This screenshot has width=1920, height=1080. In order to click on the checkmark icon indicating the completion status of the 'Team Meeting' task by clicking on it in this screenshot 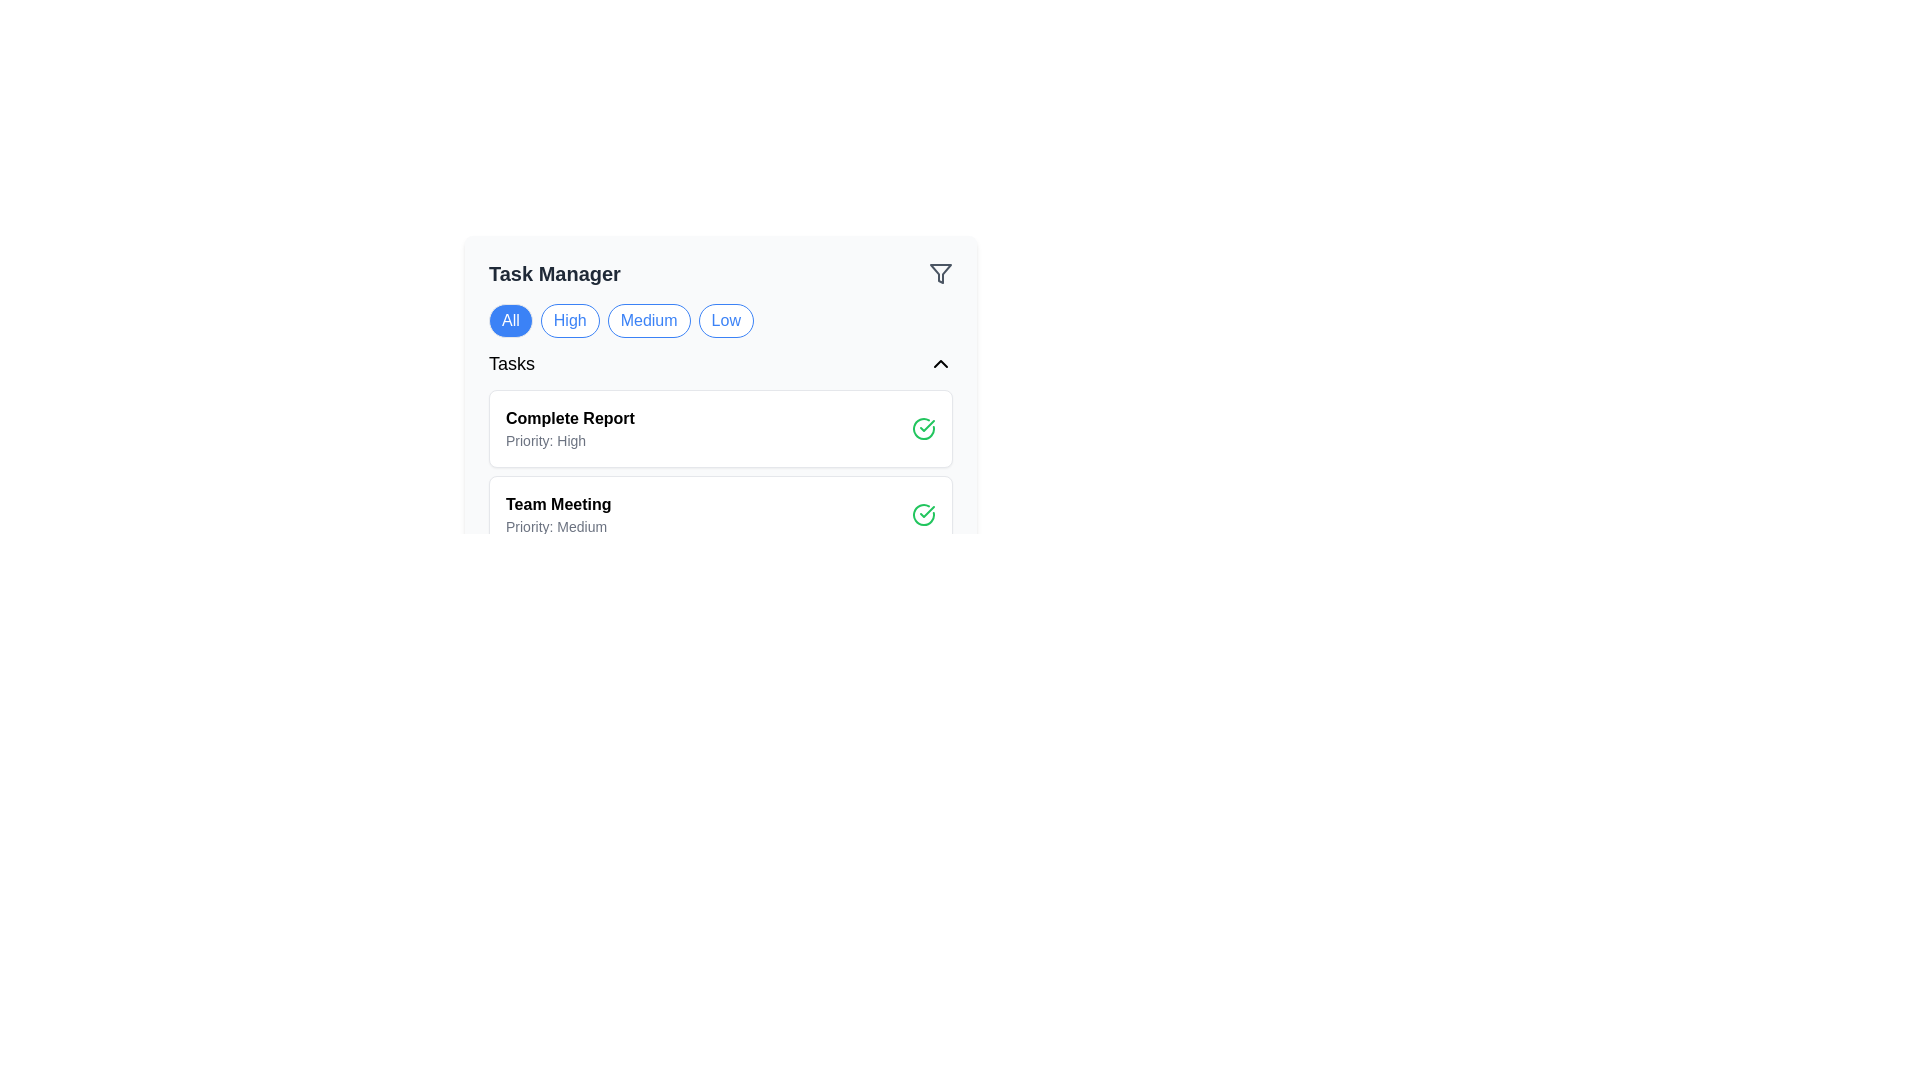, I will do `click(926, 424)`.